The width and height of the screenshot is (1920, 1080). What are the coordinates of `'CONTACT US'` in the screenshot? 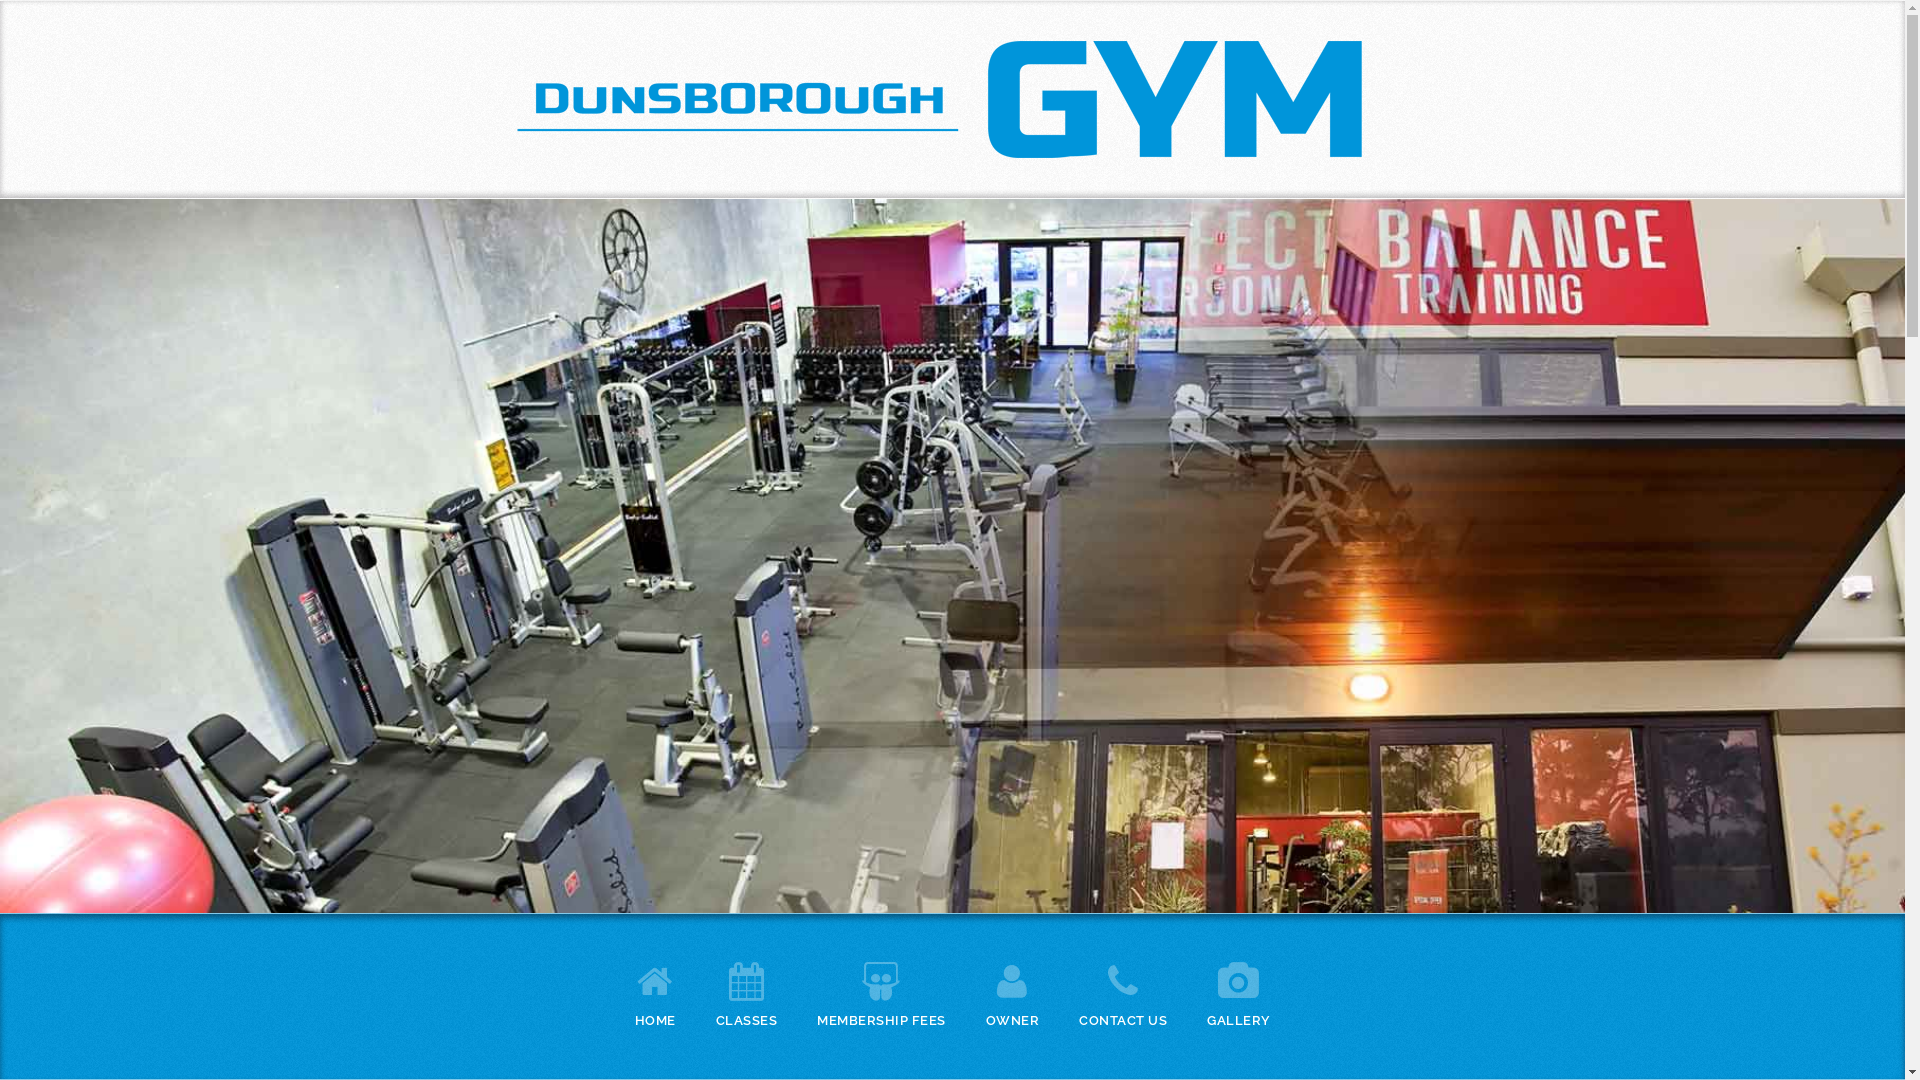 It's located at (1123, 991).